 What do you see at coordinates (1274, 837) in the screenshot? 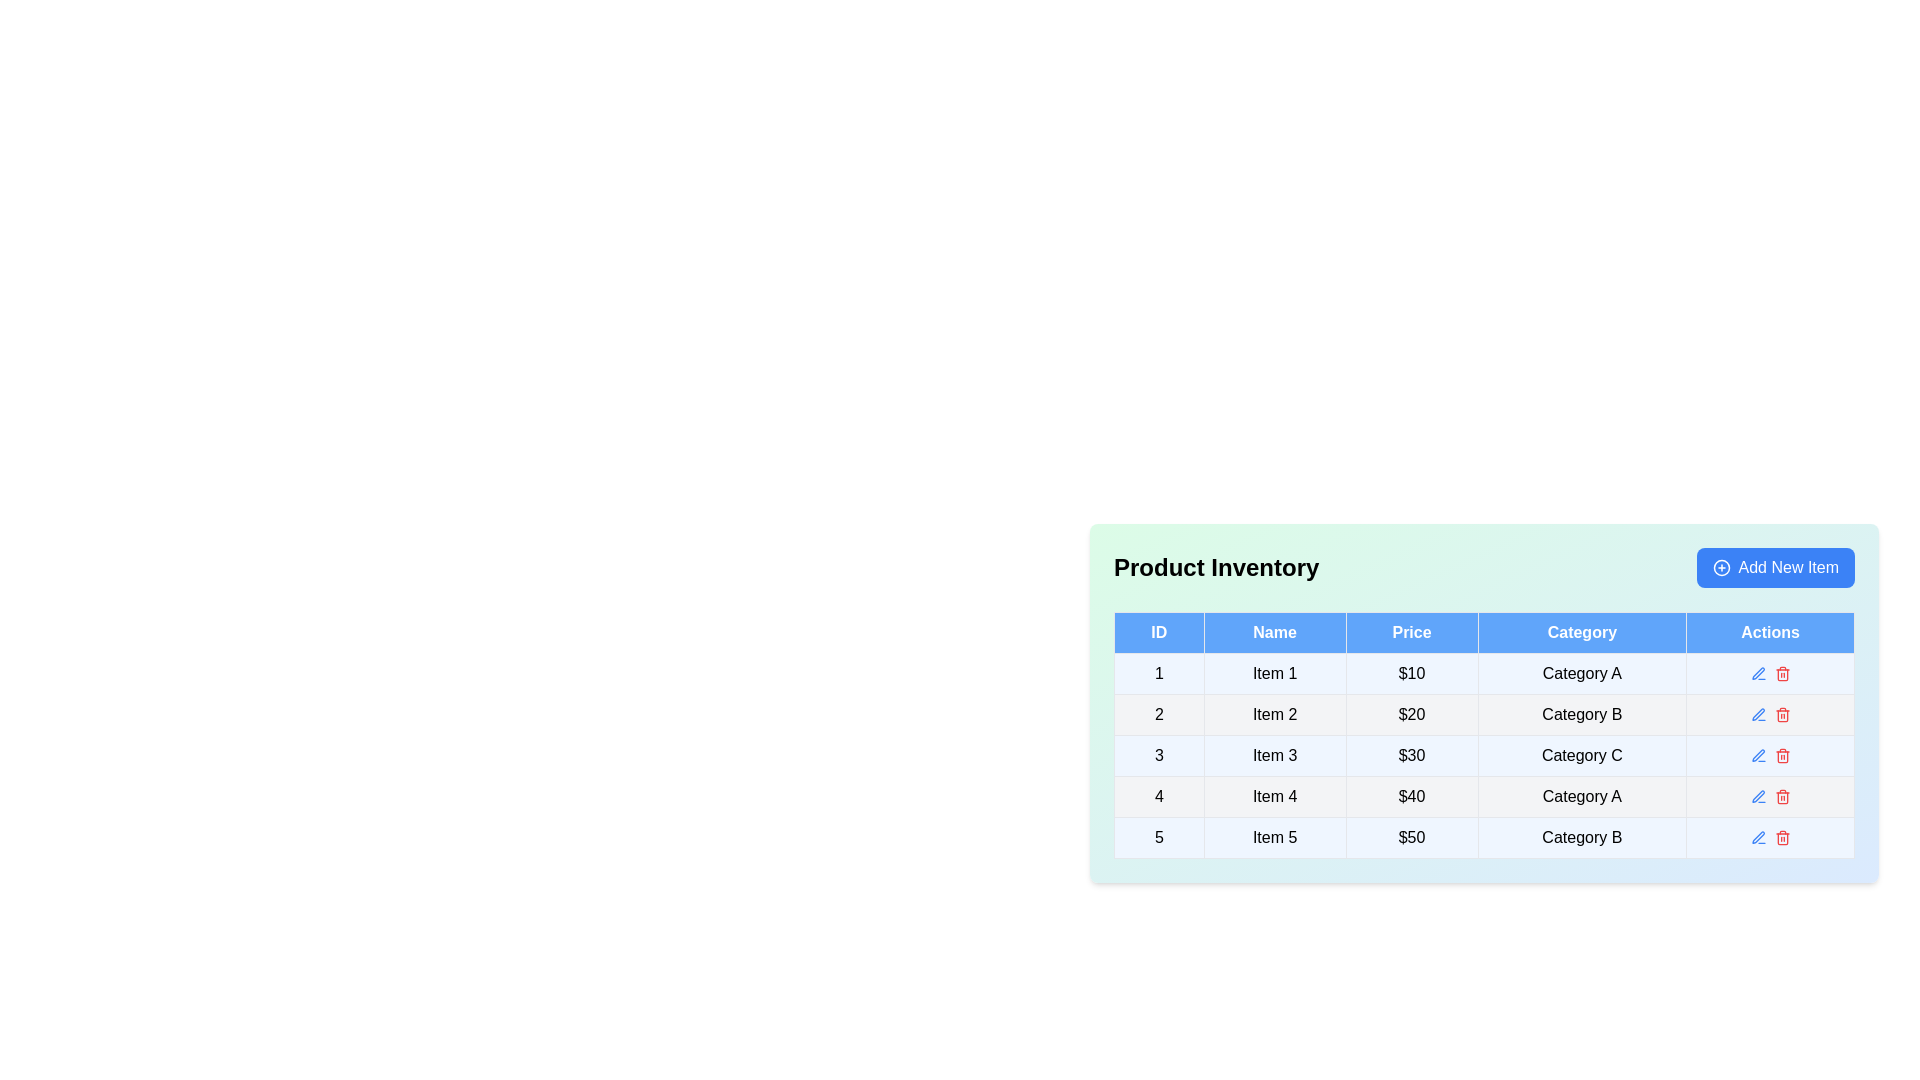
I see `the table cell displaying the text 'Item 5', which is located in the 5th row and 2nd column of the table` at bounding box center [1274, 837].